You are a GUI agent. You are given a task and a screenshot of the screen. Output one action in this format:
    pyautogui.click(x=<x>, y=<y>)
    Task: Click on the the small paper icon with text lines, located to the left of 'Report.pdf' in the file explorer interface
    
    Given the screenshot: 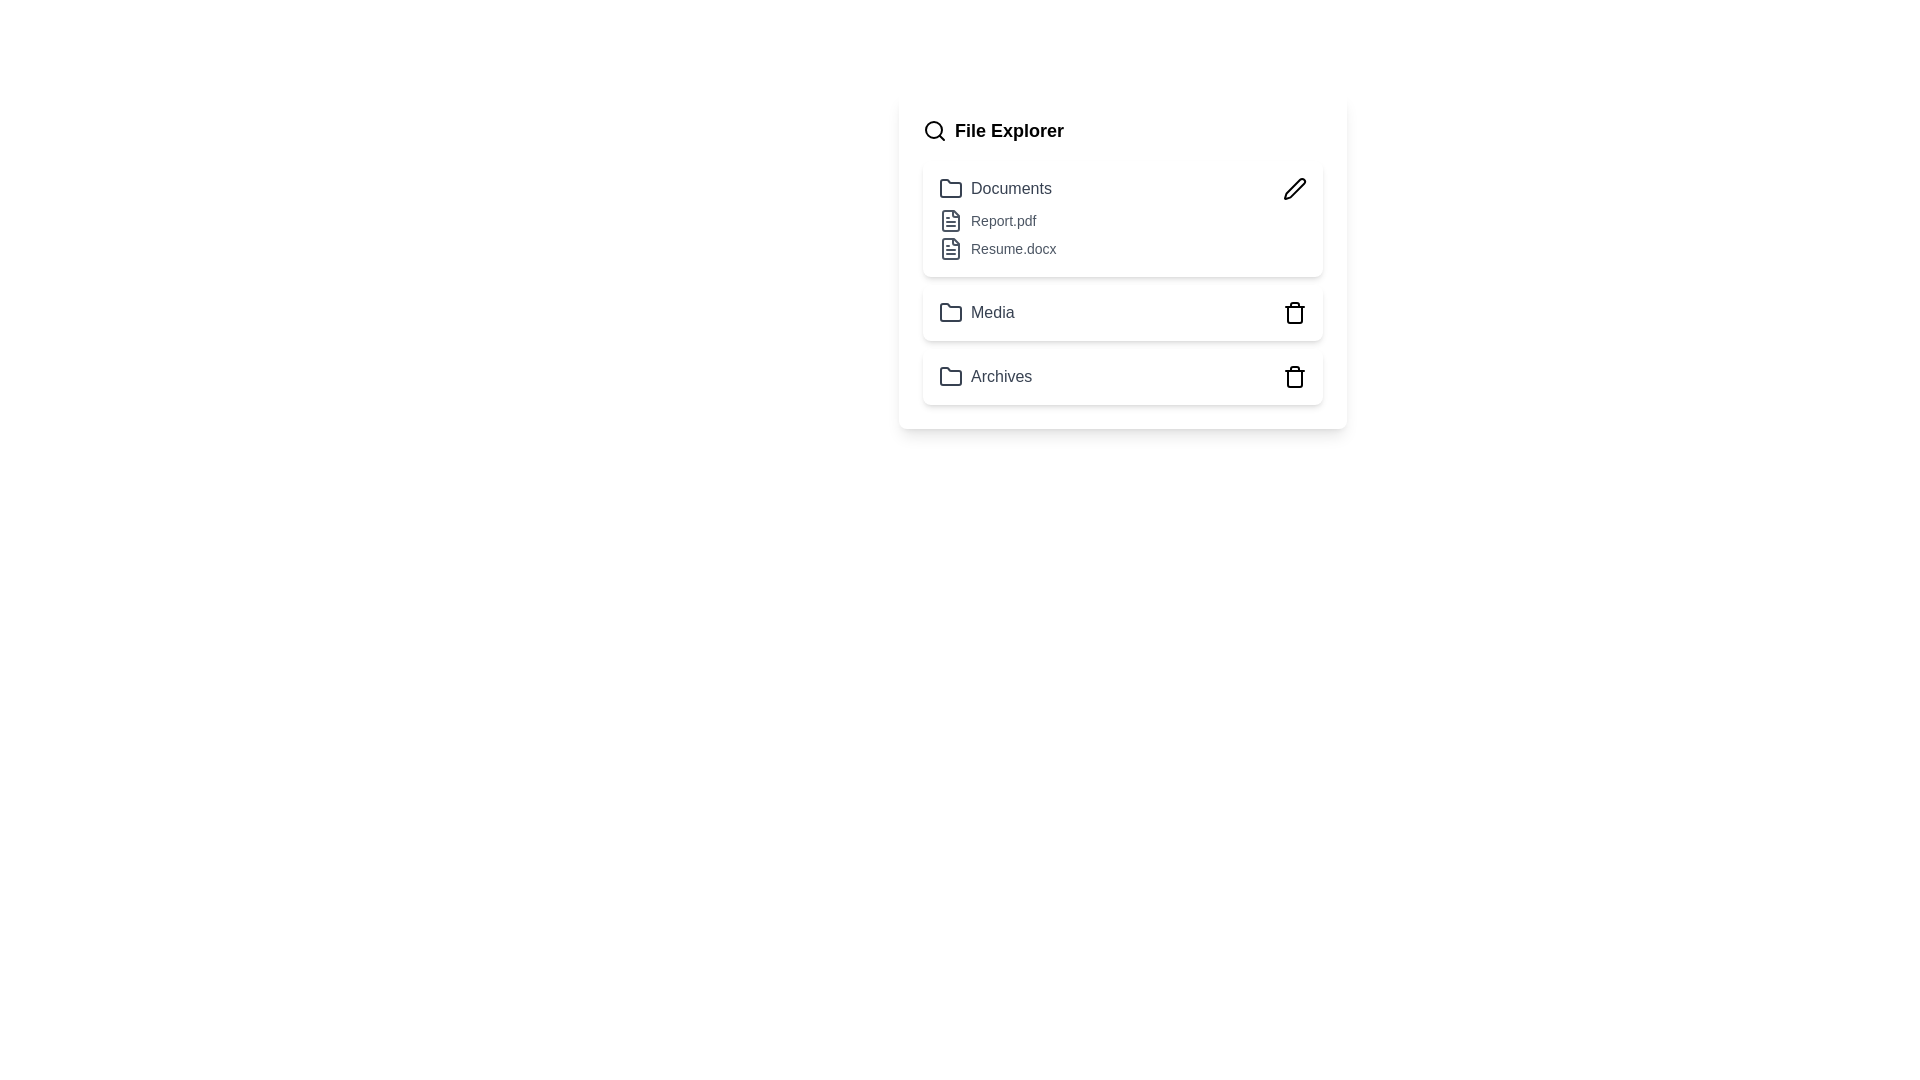 What is the action you would take?
    pyautogui.click(x=949, y=220)
    